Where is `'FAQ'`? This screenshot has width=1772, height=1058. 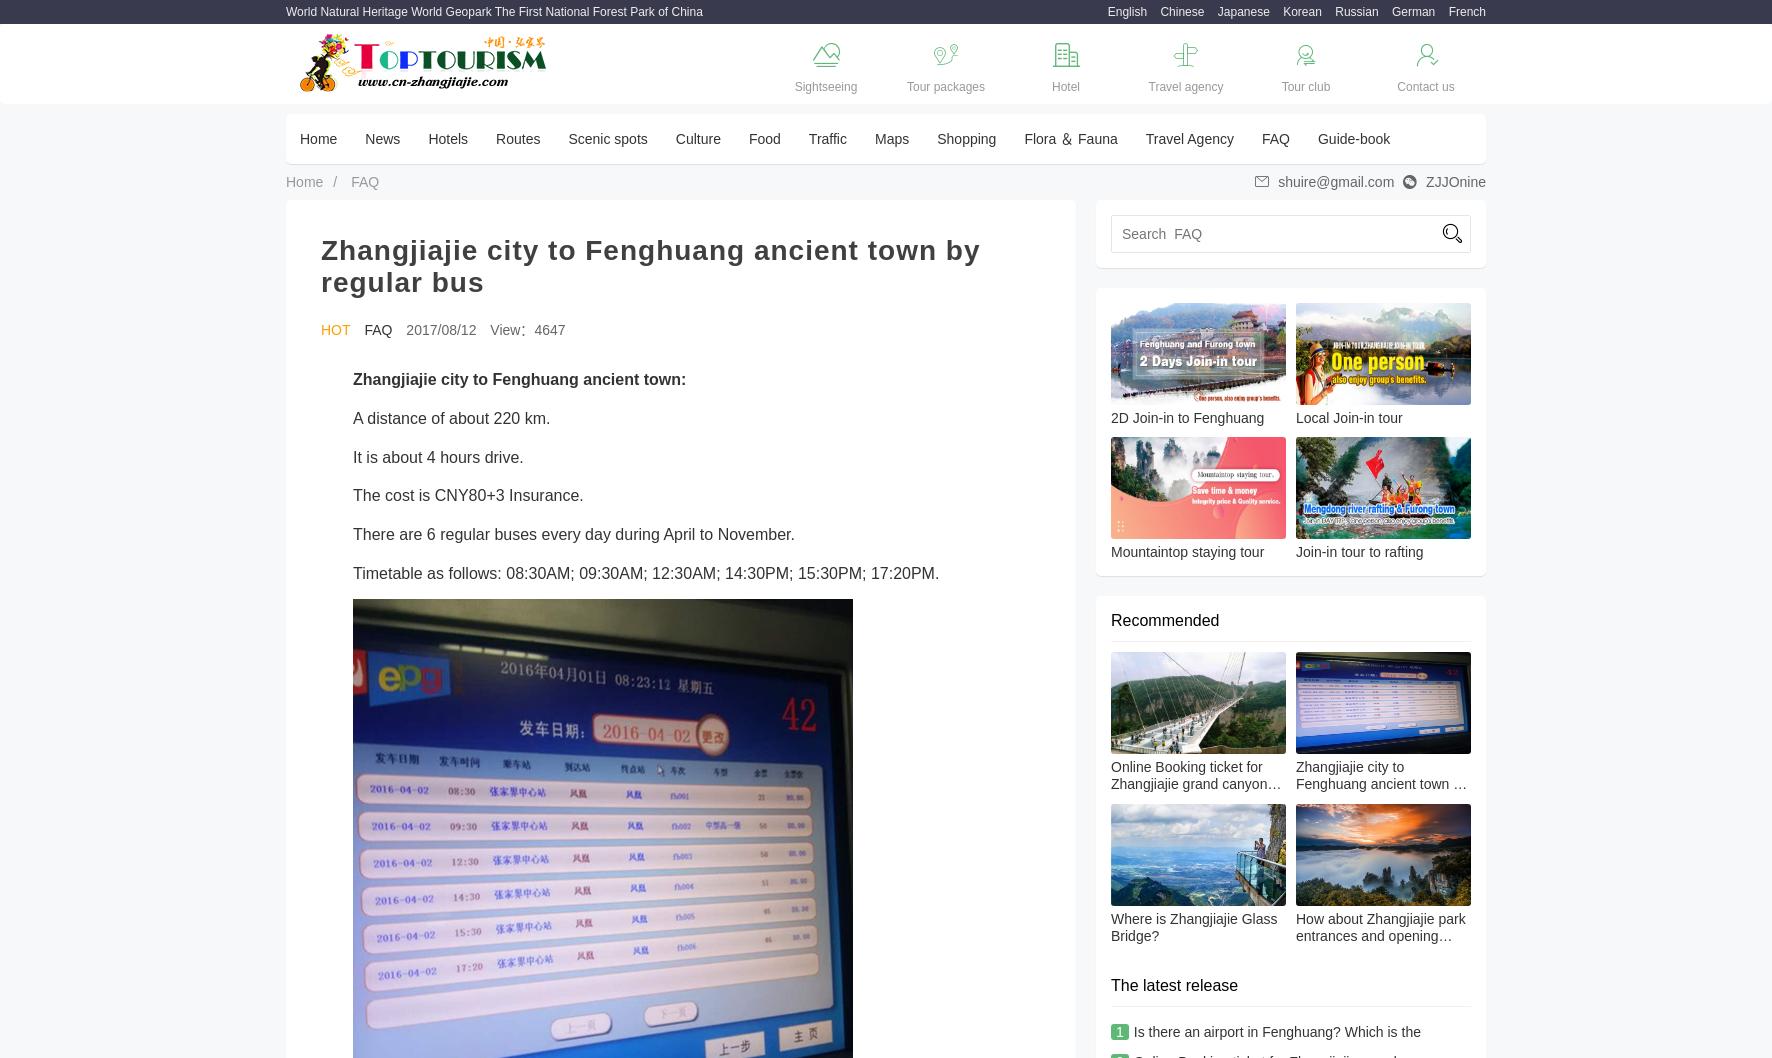
'FAQ' is located at coordinates (1274, 138).